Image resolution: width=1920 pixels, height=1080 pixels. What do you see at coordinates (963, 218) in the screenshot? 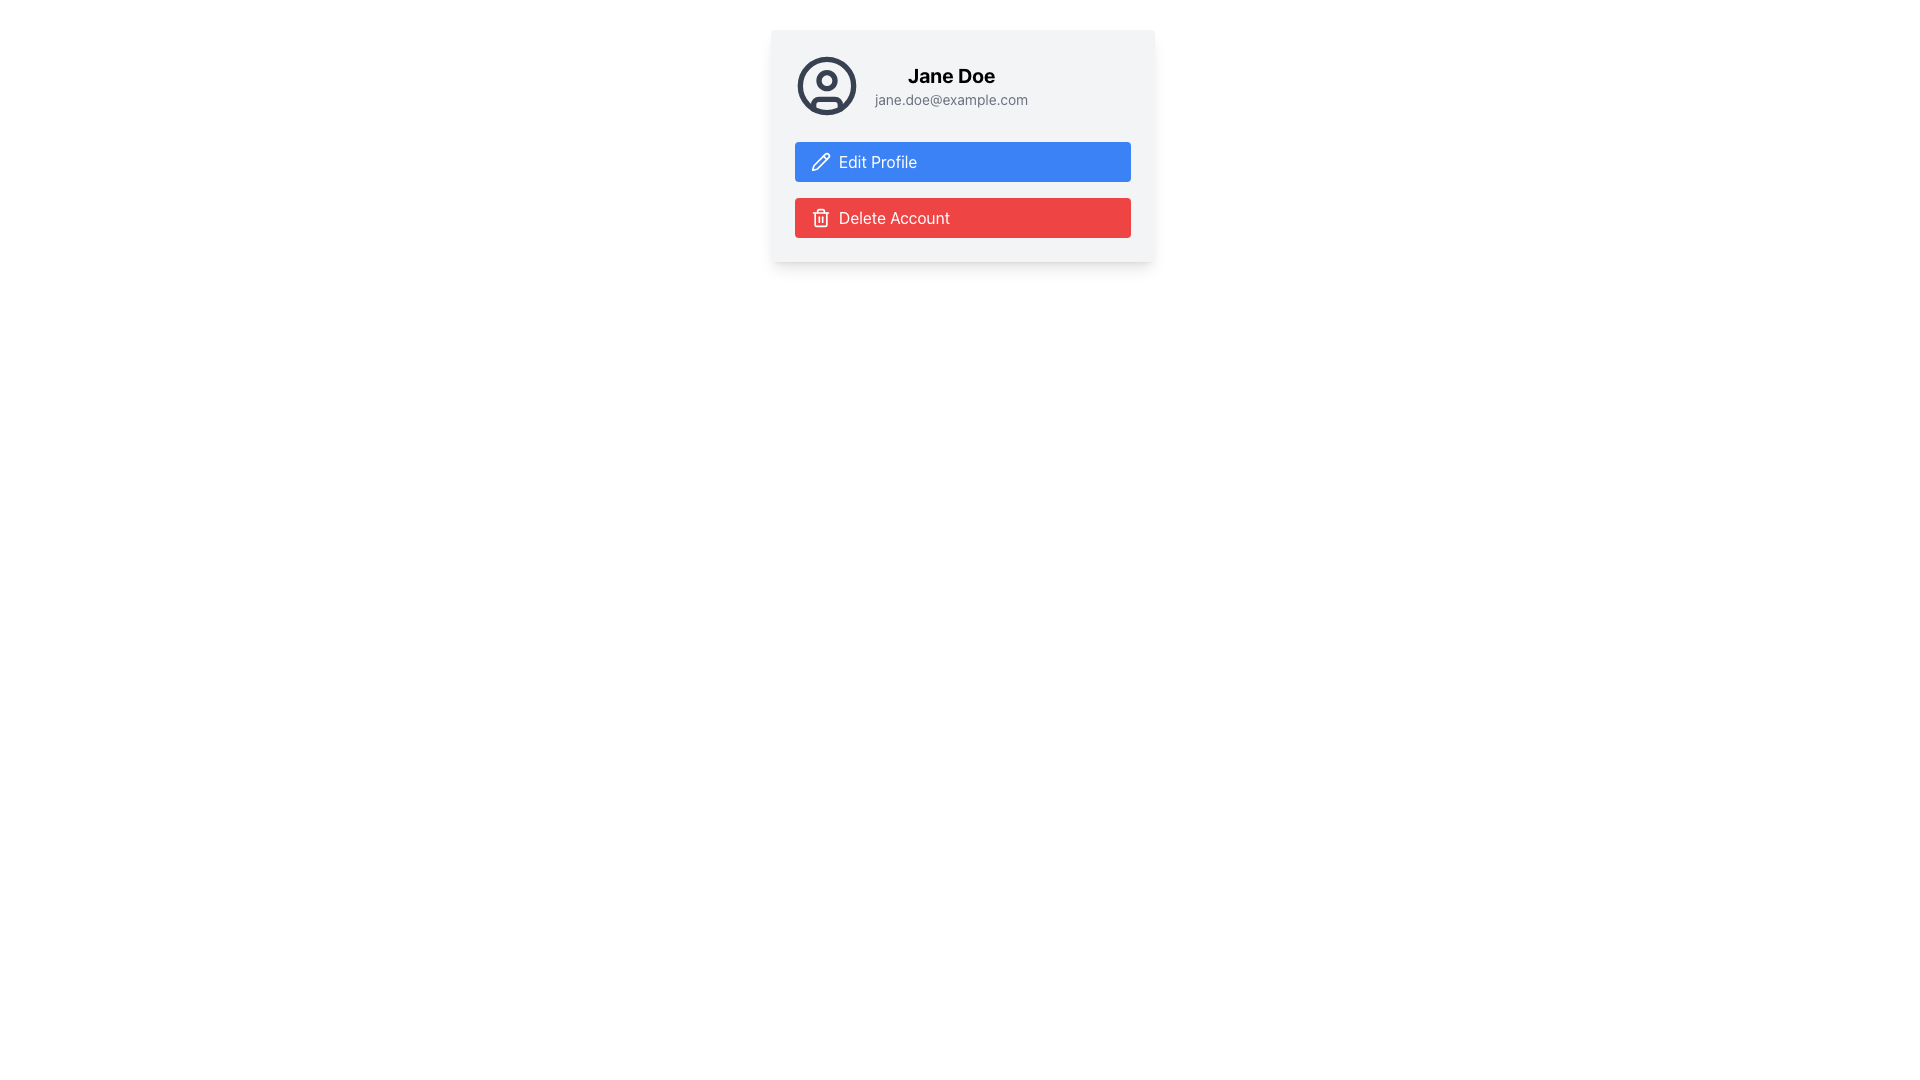
I see `the red 'Delete Account' button with a trash can icon` at bounding box center [963, 218].